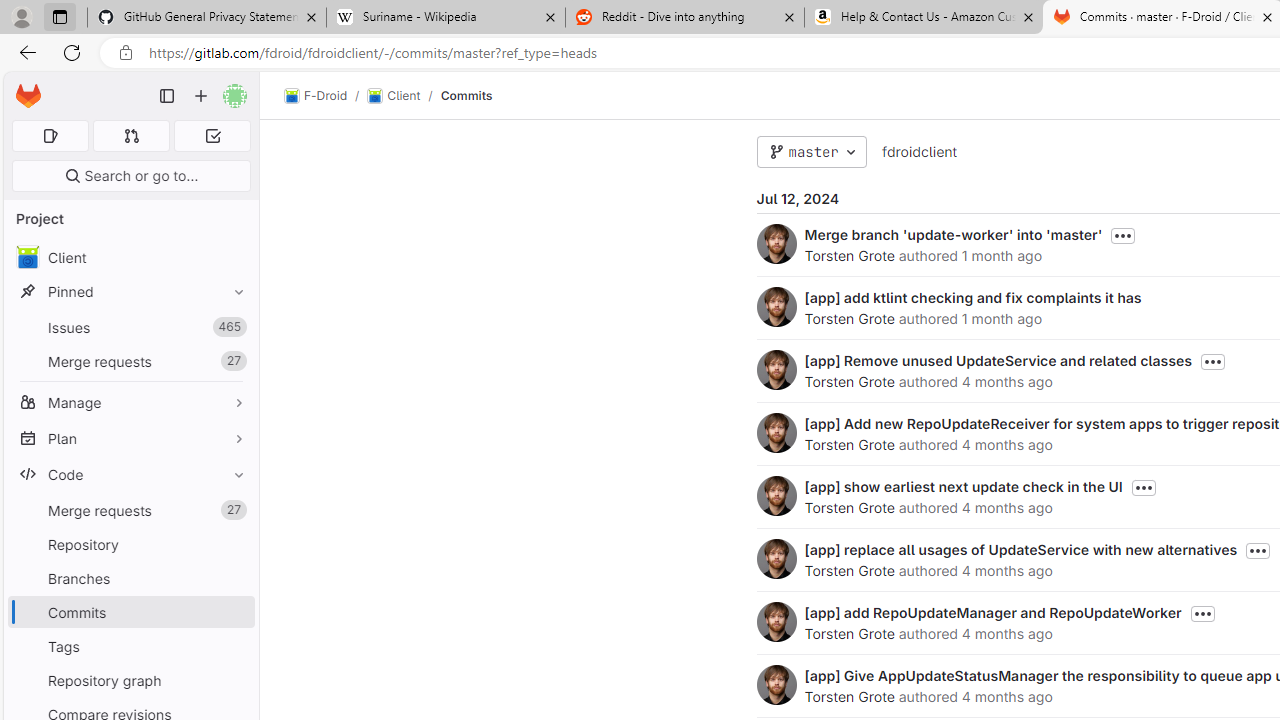  Describe the element at coordinates (130, 509) in the screenshot. I see `'Merge requests27'` at that location.